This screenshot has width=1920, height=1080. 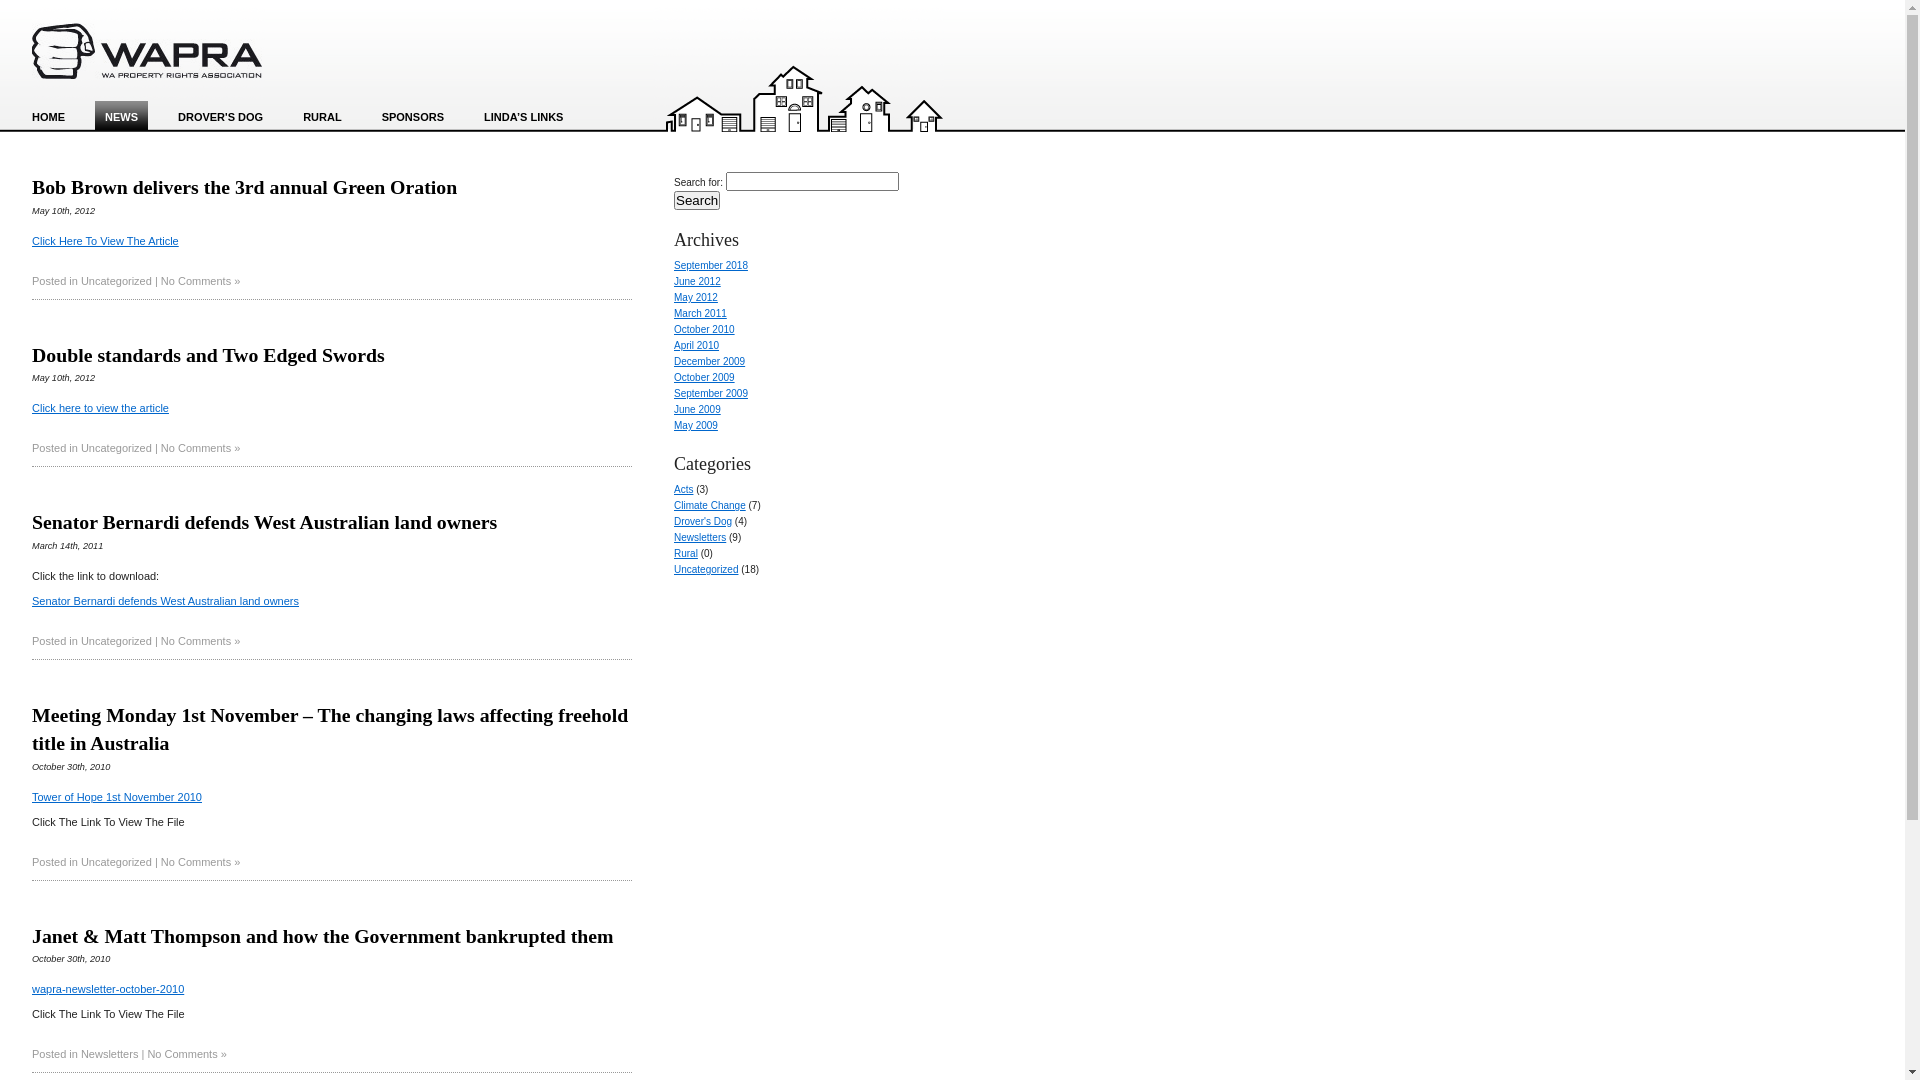 I want to click on 'Senator Bernardi defends West Australian land owners', so click(x=165, y=600).